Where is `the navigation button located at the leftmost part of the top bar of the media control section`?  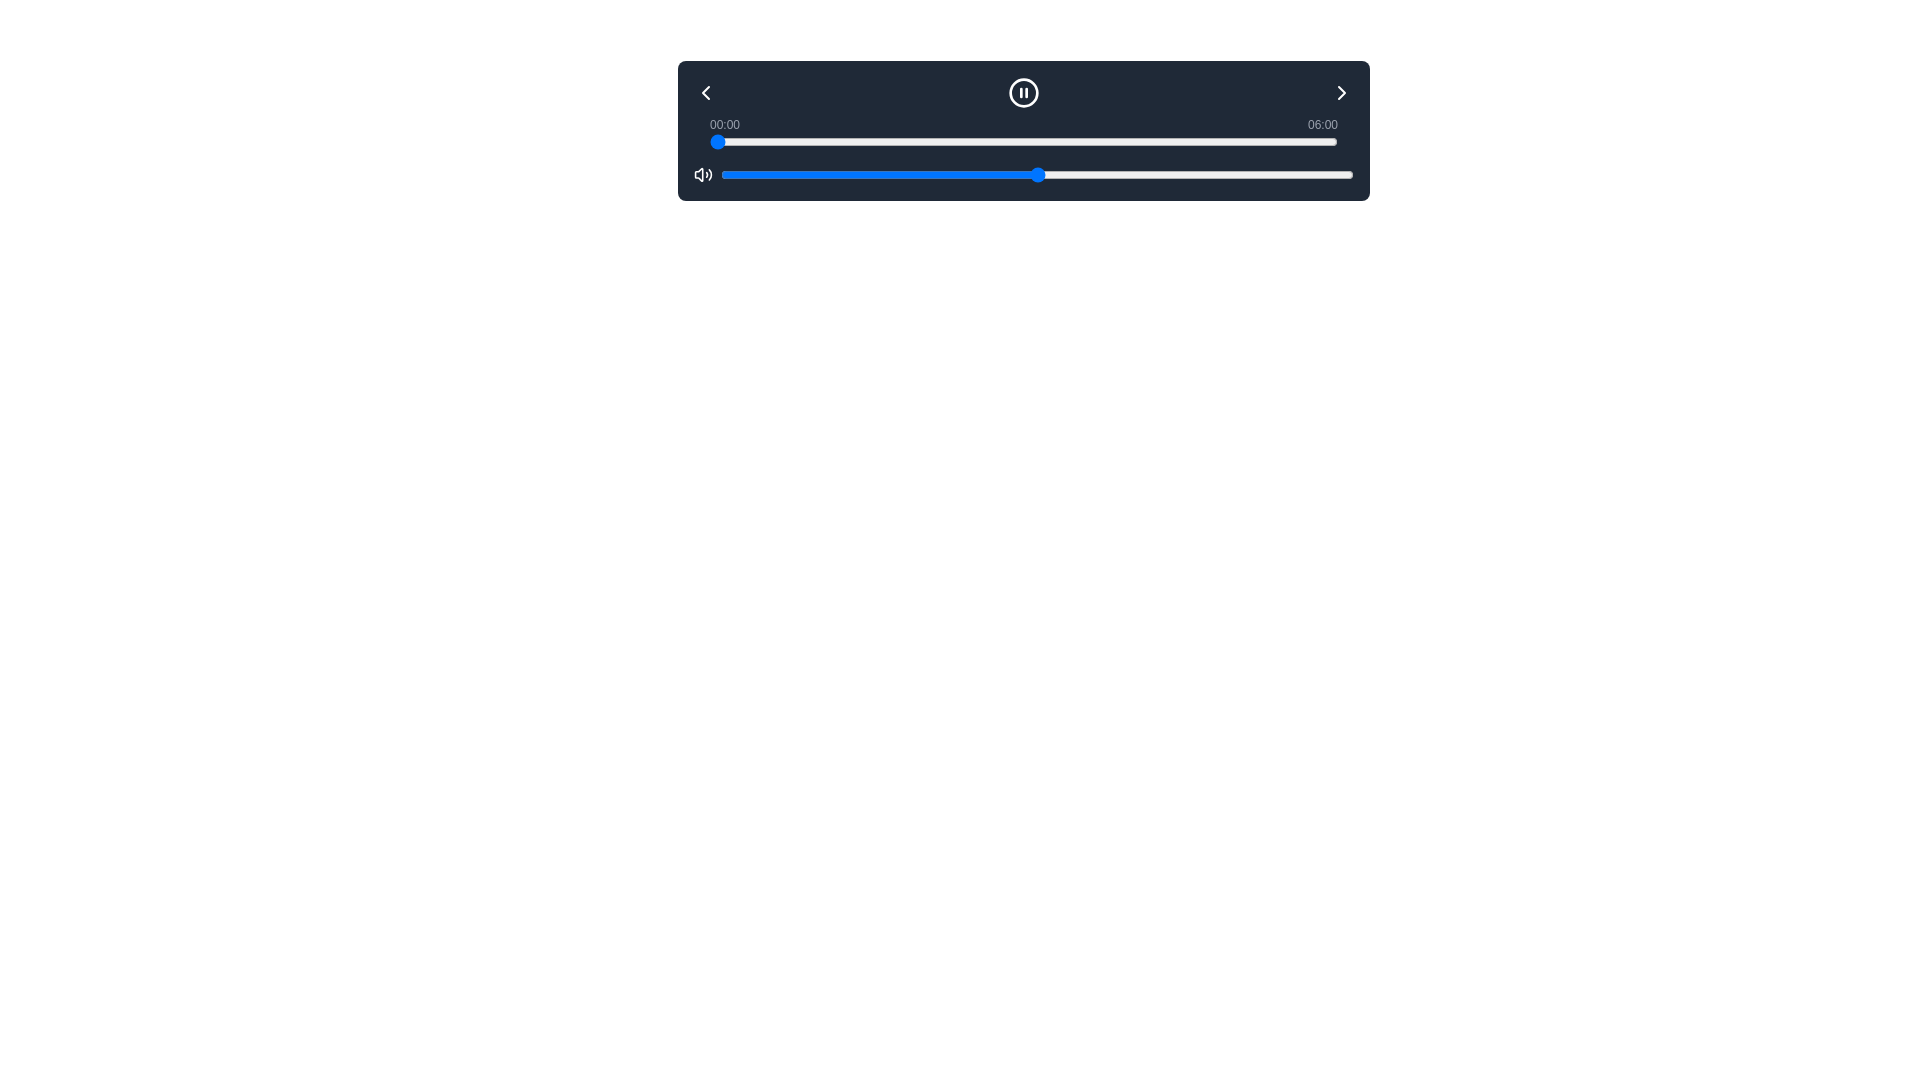 the navigation button located at the leftmost part of the top bar of the media control section is located at coordinates (705, 92).